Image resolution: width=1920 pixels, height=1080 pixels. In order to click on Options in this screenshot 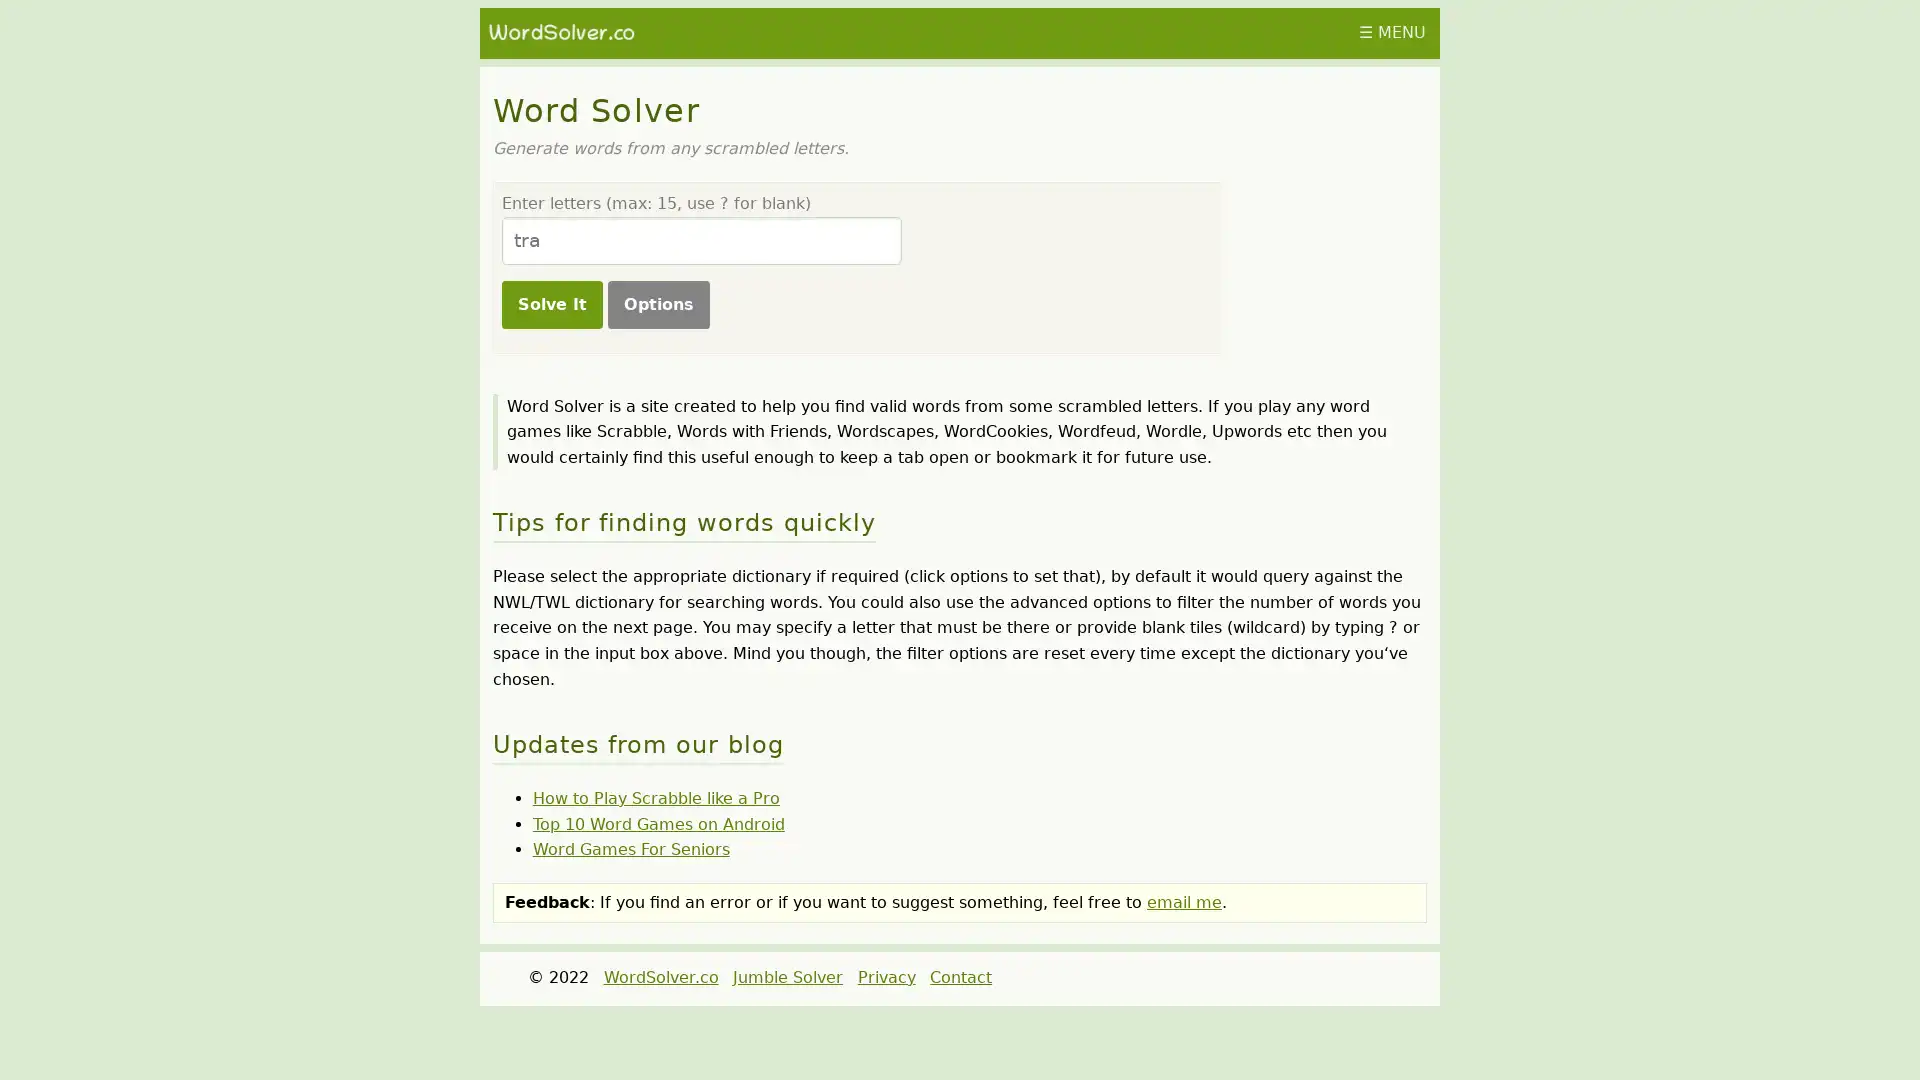, I will do `click(657, 304)`.